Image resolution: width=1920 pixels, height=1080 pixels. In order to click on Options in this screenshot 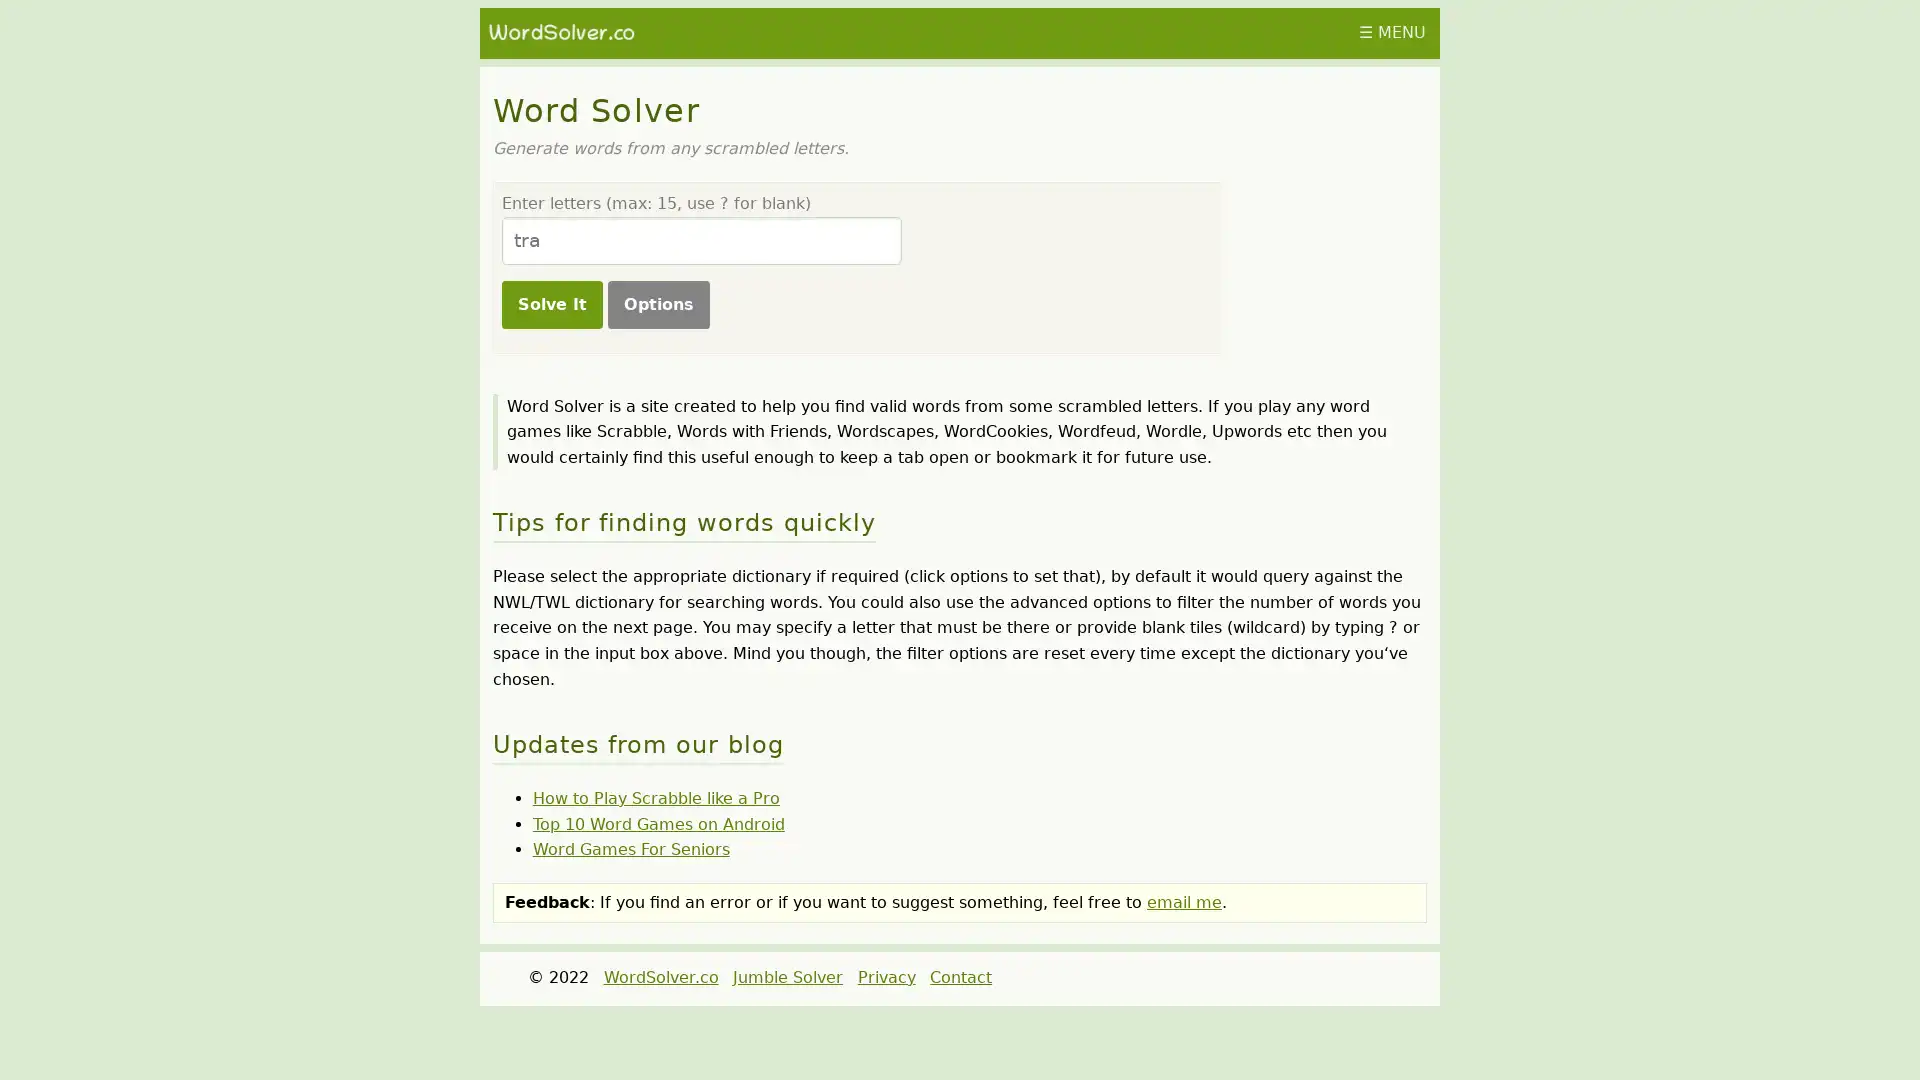, I will do `click(657, 304)`.